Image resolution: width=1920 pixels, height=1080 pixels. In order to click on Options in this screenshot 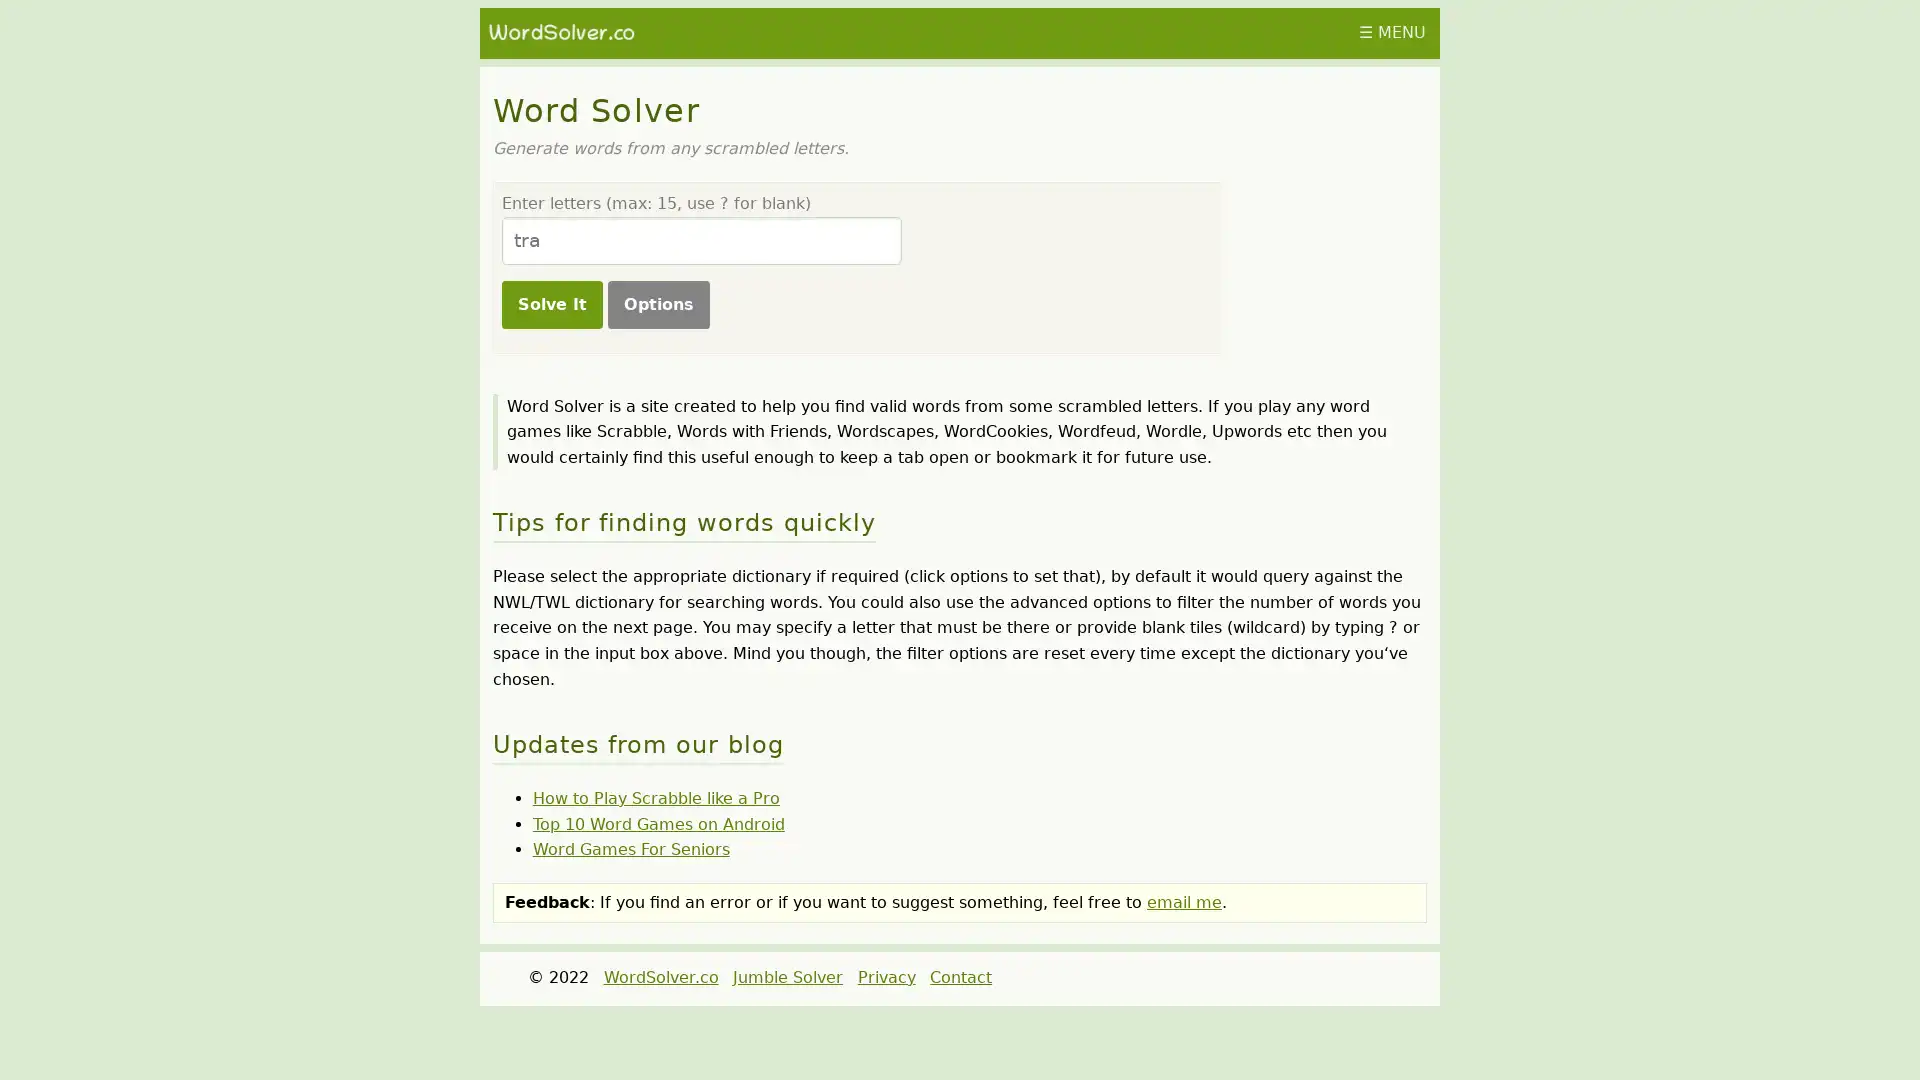, I will do `click(657, 304)`.